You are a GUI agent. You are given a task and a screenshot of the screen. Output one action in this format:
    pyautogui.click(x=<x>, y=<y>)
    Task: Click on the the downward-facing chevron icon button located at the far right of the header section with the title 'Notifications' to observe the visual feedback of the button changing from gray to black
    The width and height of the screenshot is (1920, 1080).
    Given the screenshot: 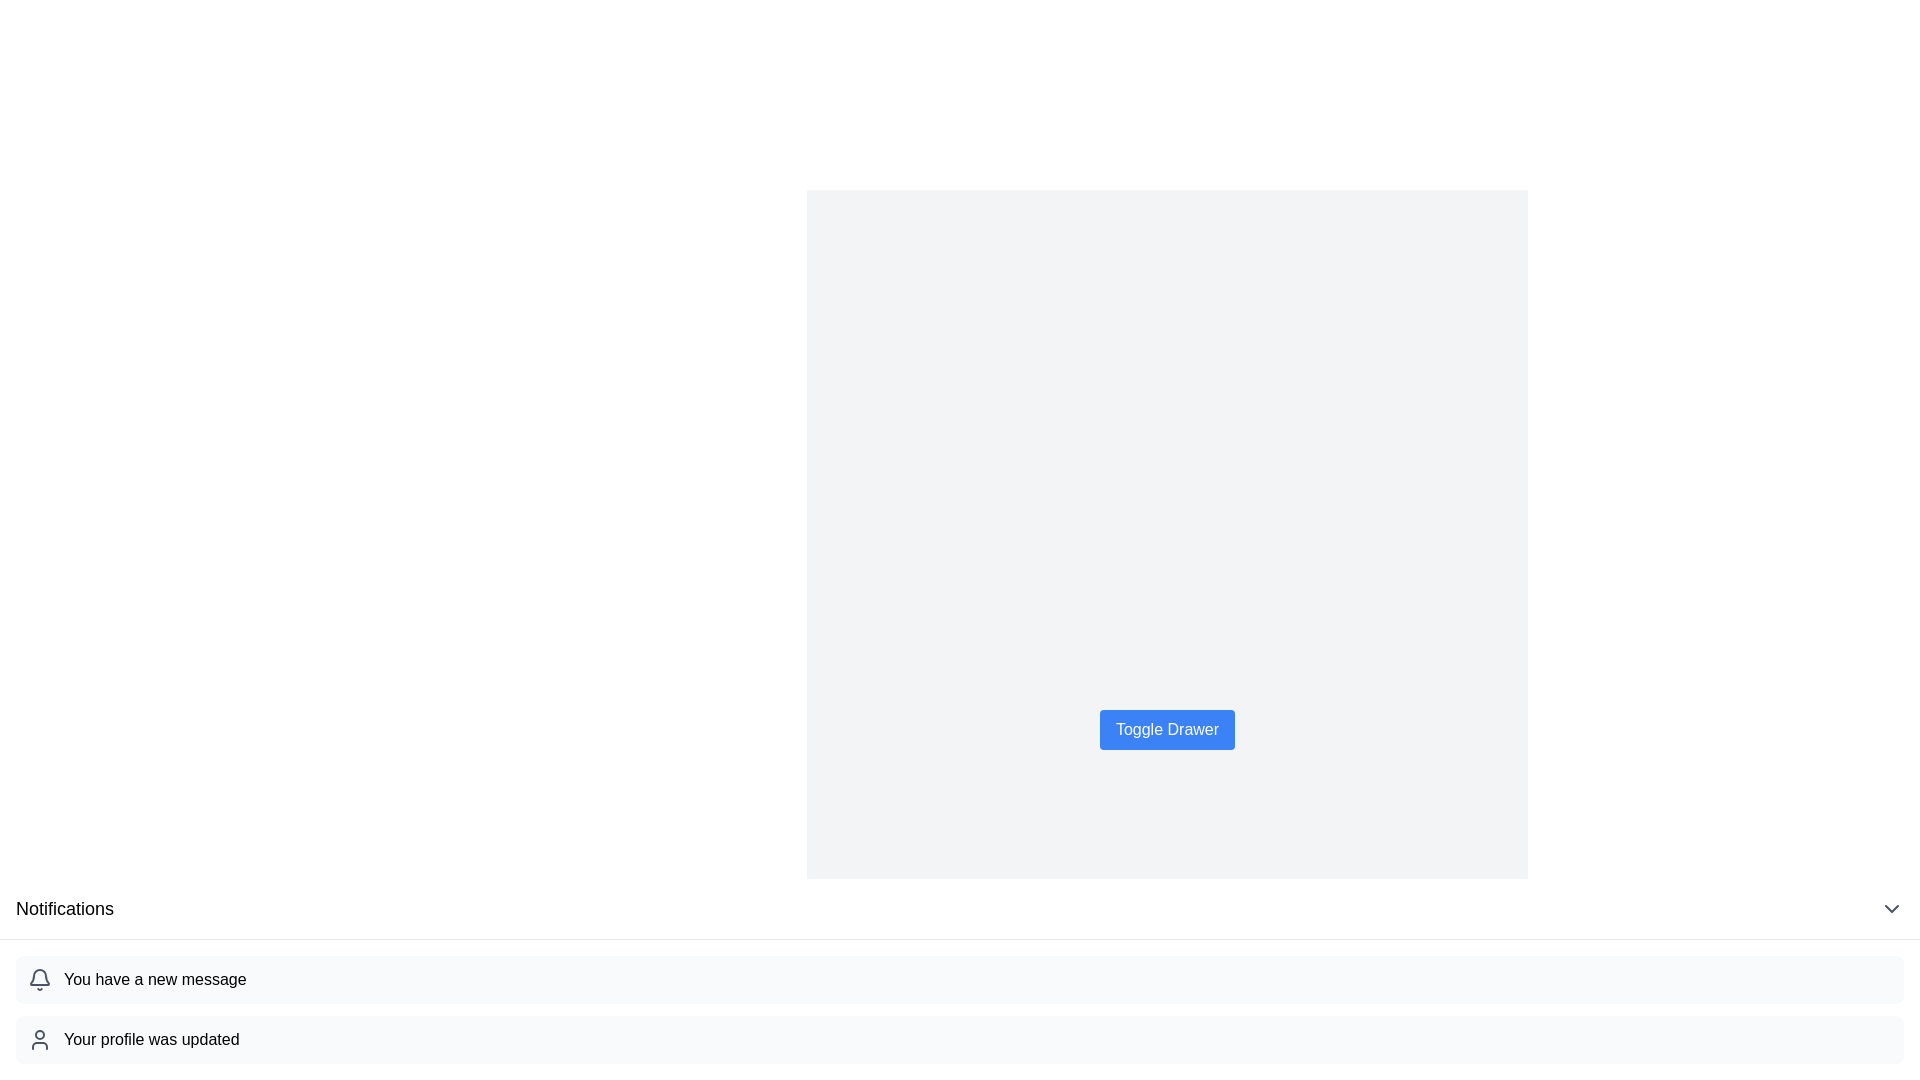 What is the action you would take?
    pyautogui.click(x=1890, y=909)
    